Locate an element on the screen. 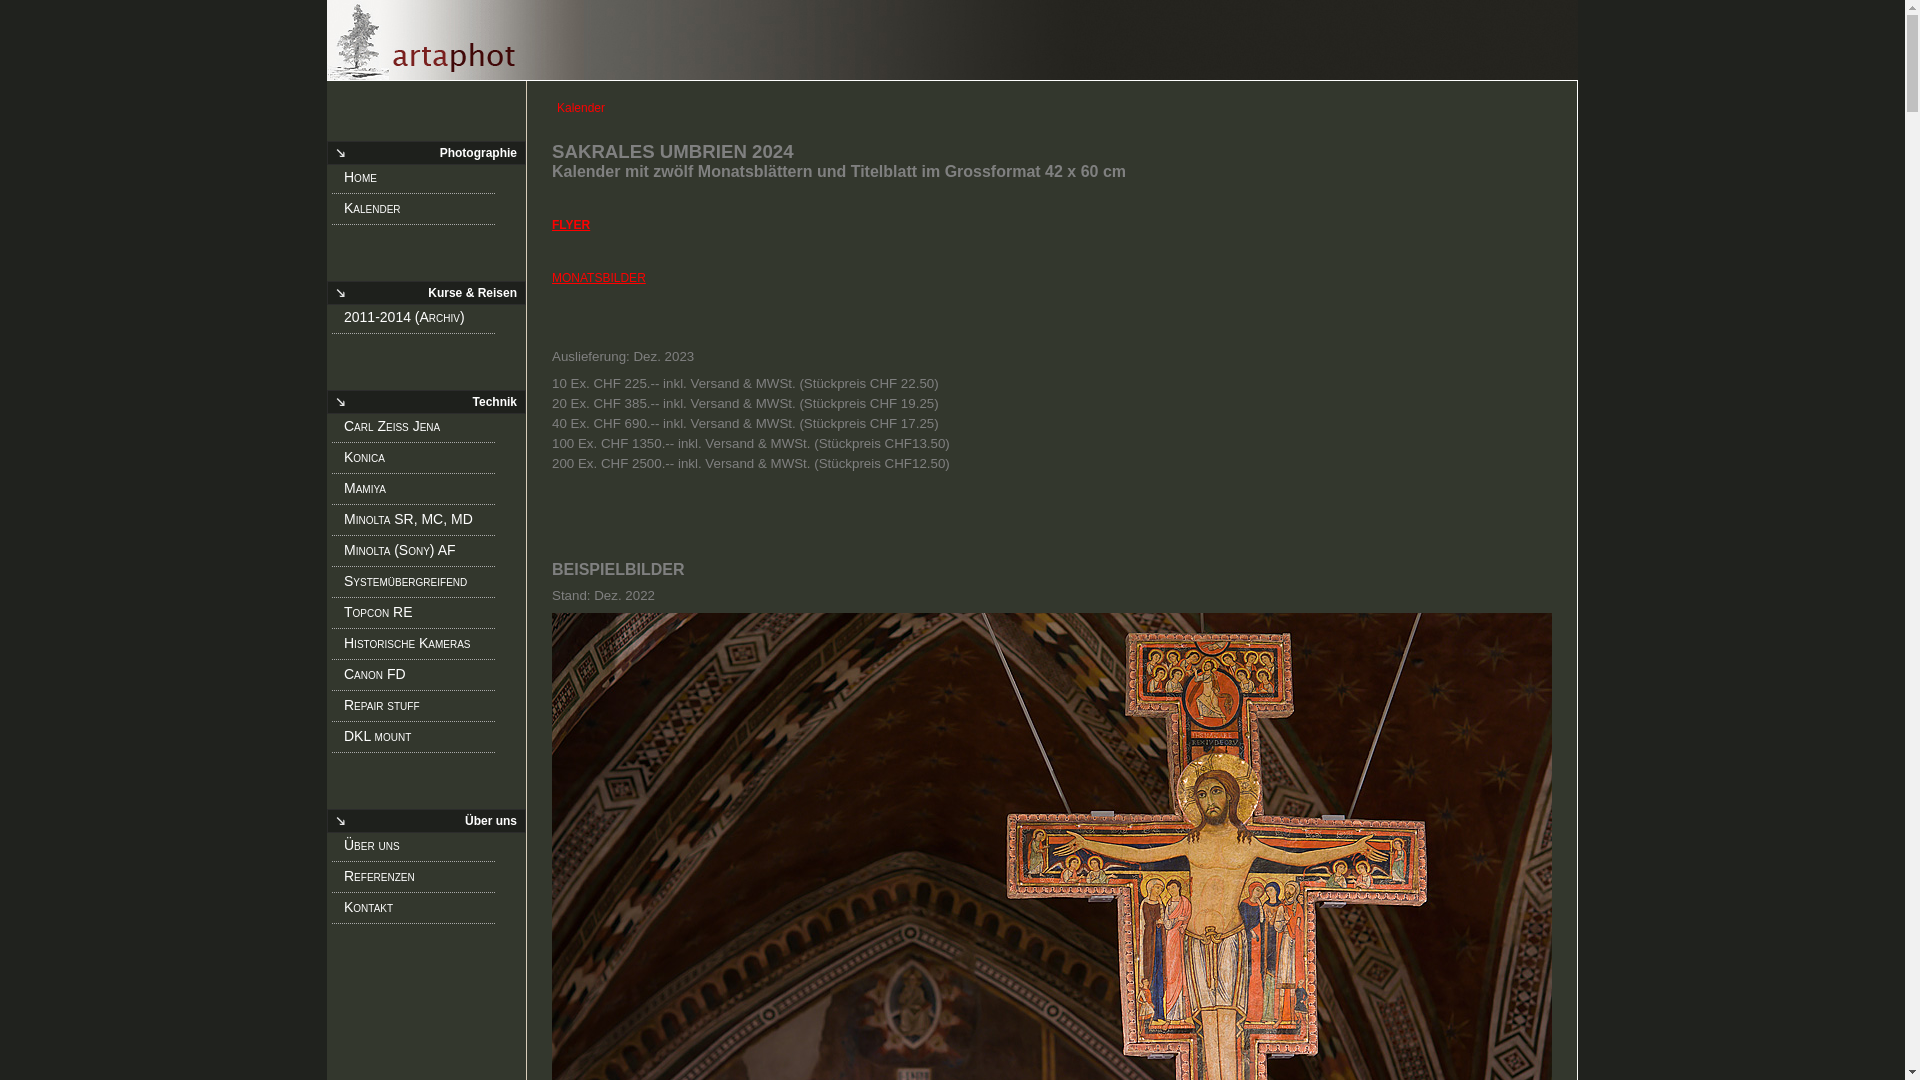 The width and height of the screenshot is (1920, 1080). 'Carl Zeiss Jena' is located at coordinates (344, 428).